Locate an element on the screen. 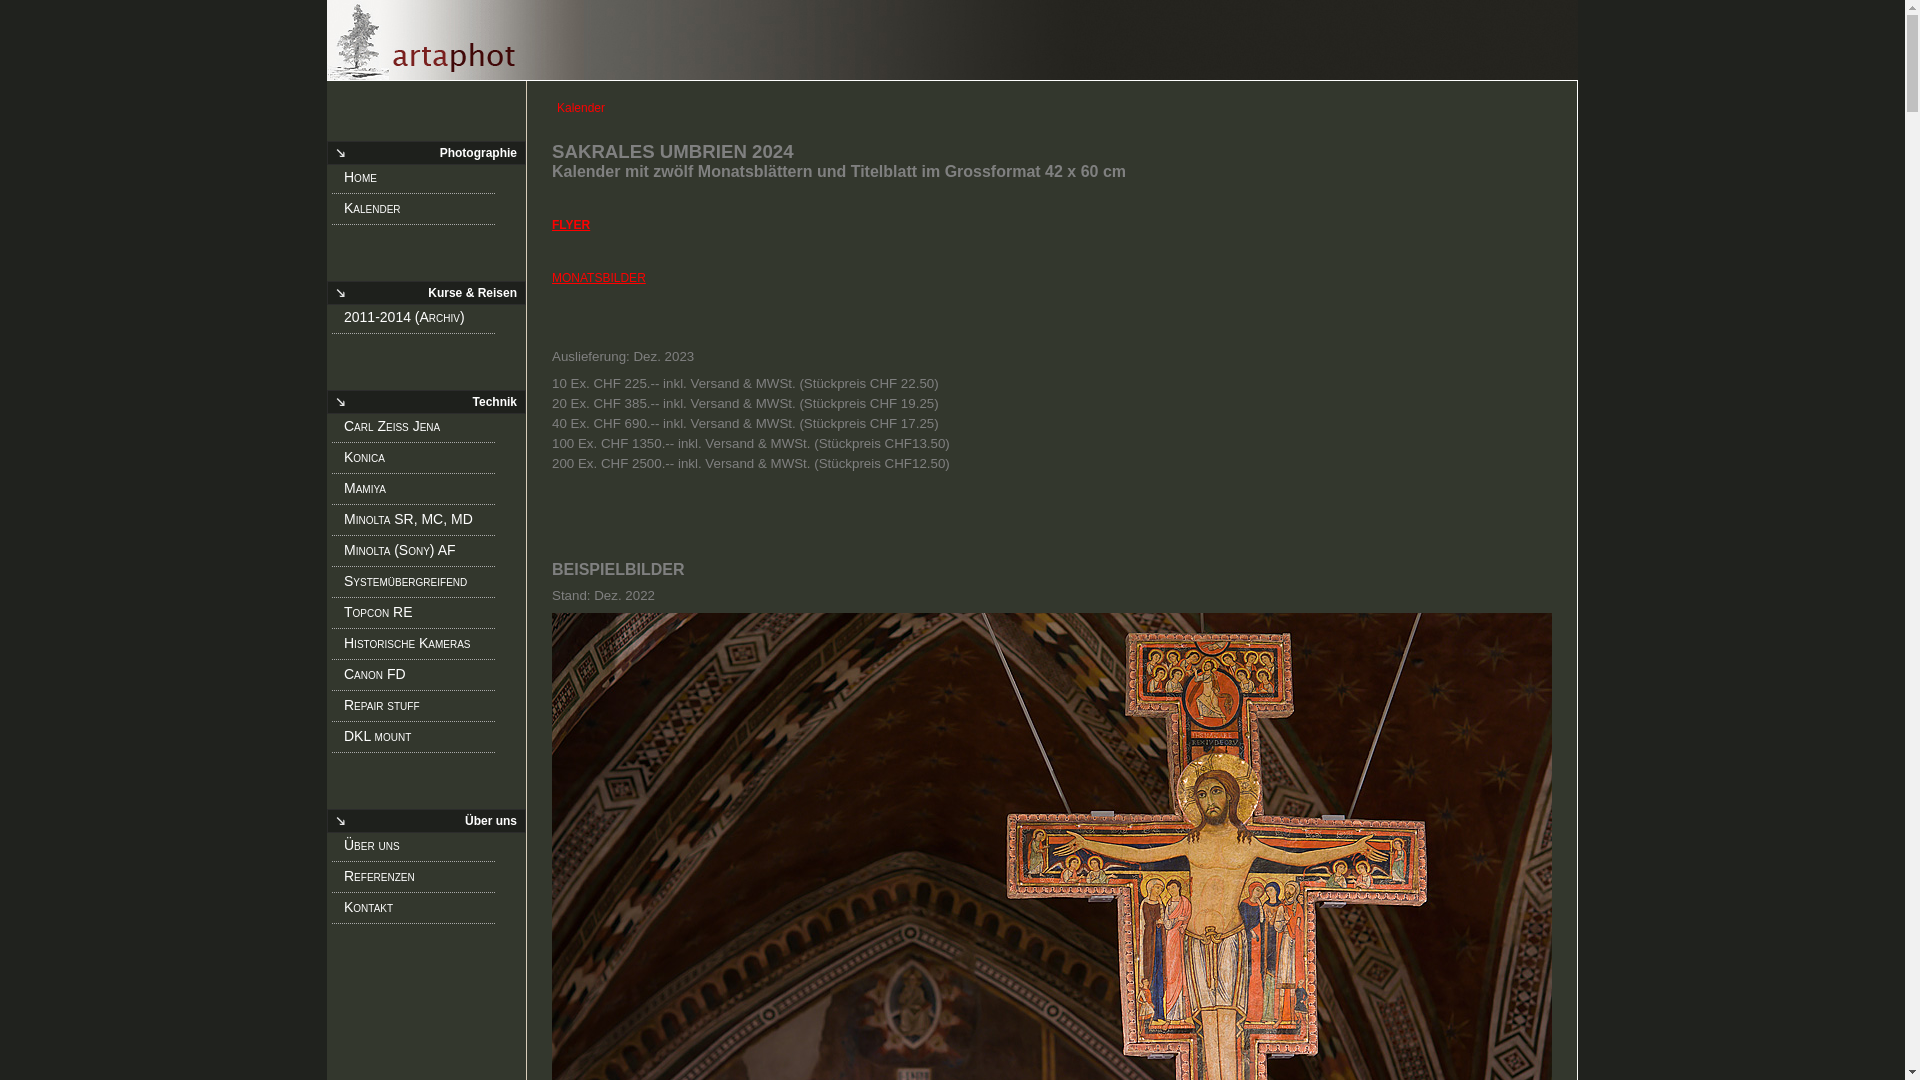 The width and height of the screenshot is (1920, 1080). 'Carl Zeiss Jena' is located at coordinates (344, 428).